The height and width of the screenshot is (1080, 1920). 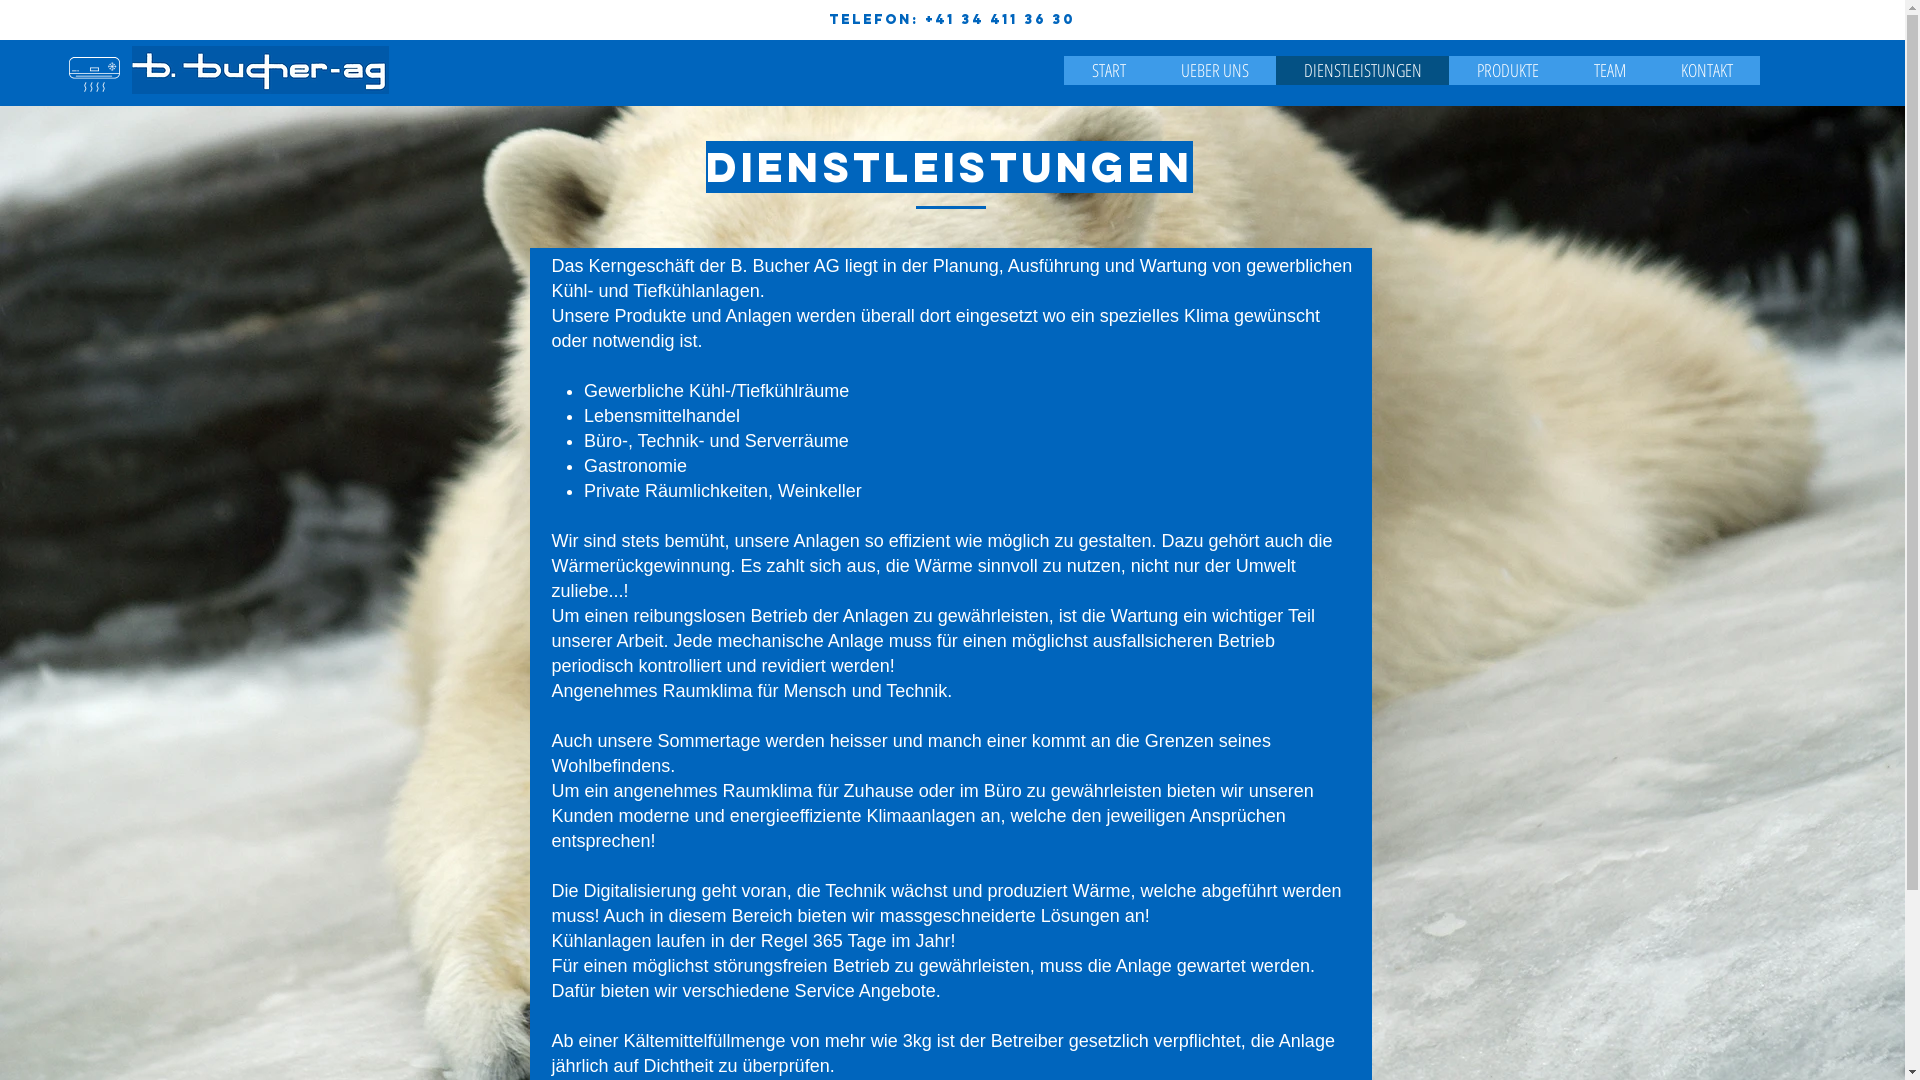 What do you see at coordinates (1361, 69) in the screenshot?
I see `'DIENSTLEISTUNGEN'` at bounding box center [1361, 69].